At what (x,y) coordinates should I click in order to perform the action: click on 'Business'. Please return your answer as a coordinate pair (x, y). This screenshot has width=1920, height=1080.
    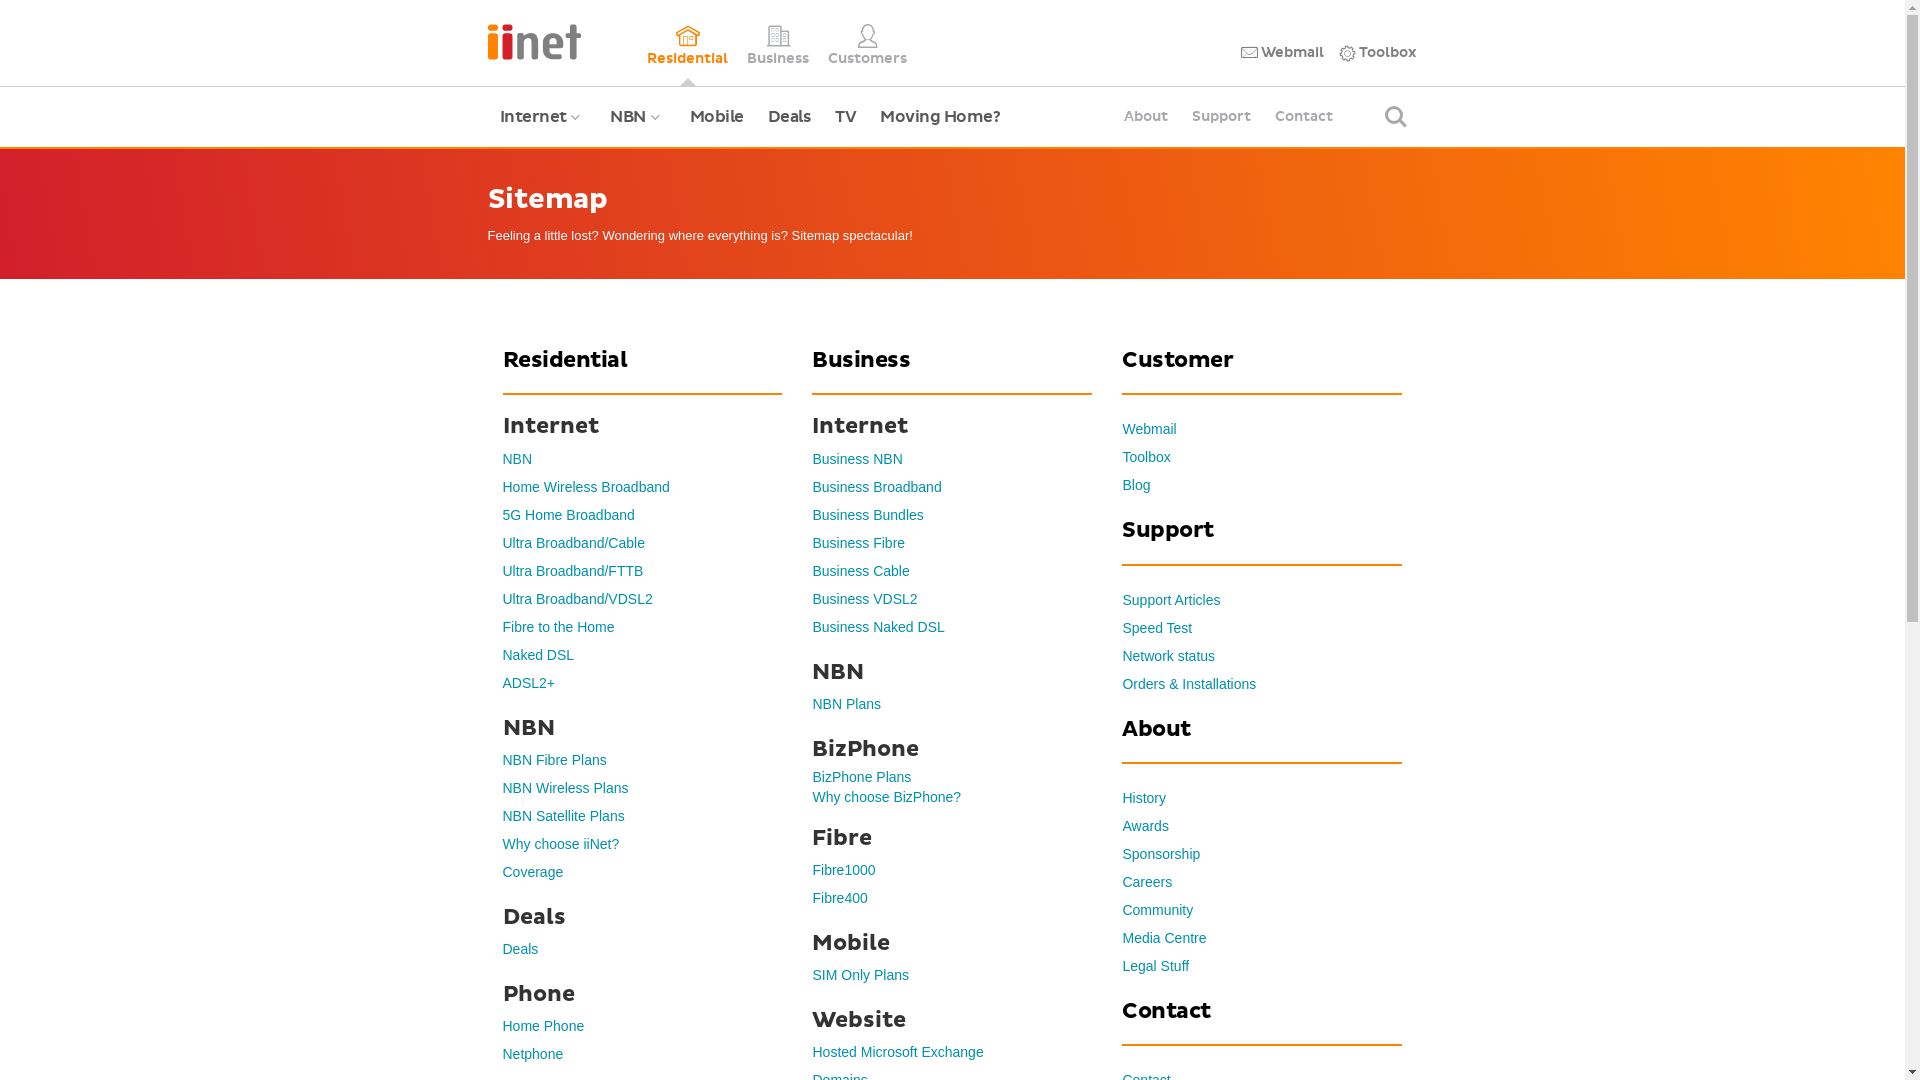
    Looking at the image, I should click on (746, 42).